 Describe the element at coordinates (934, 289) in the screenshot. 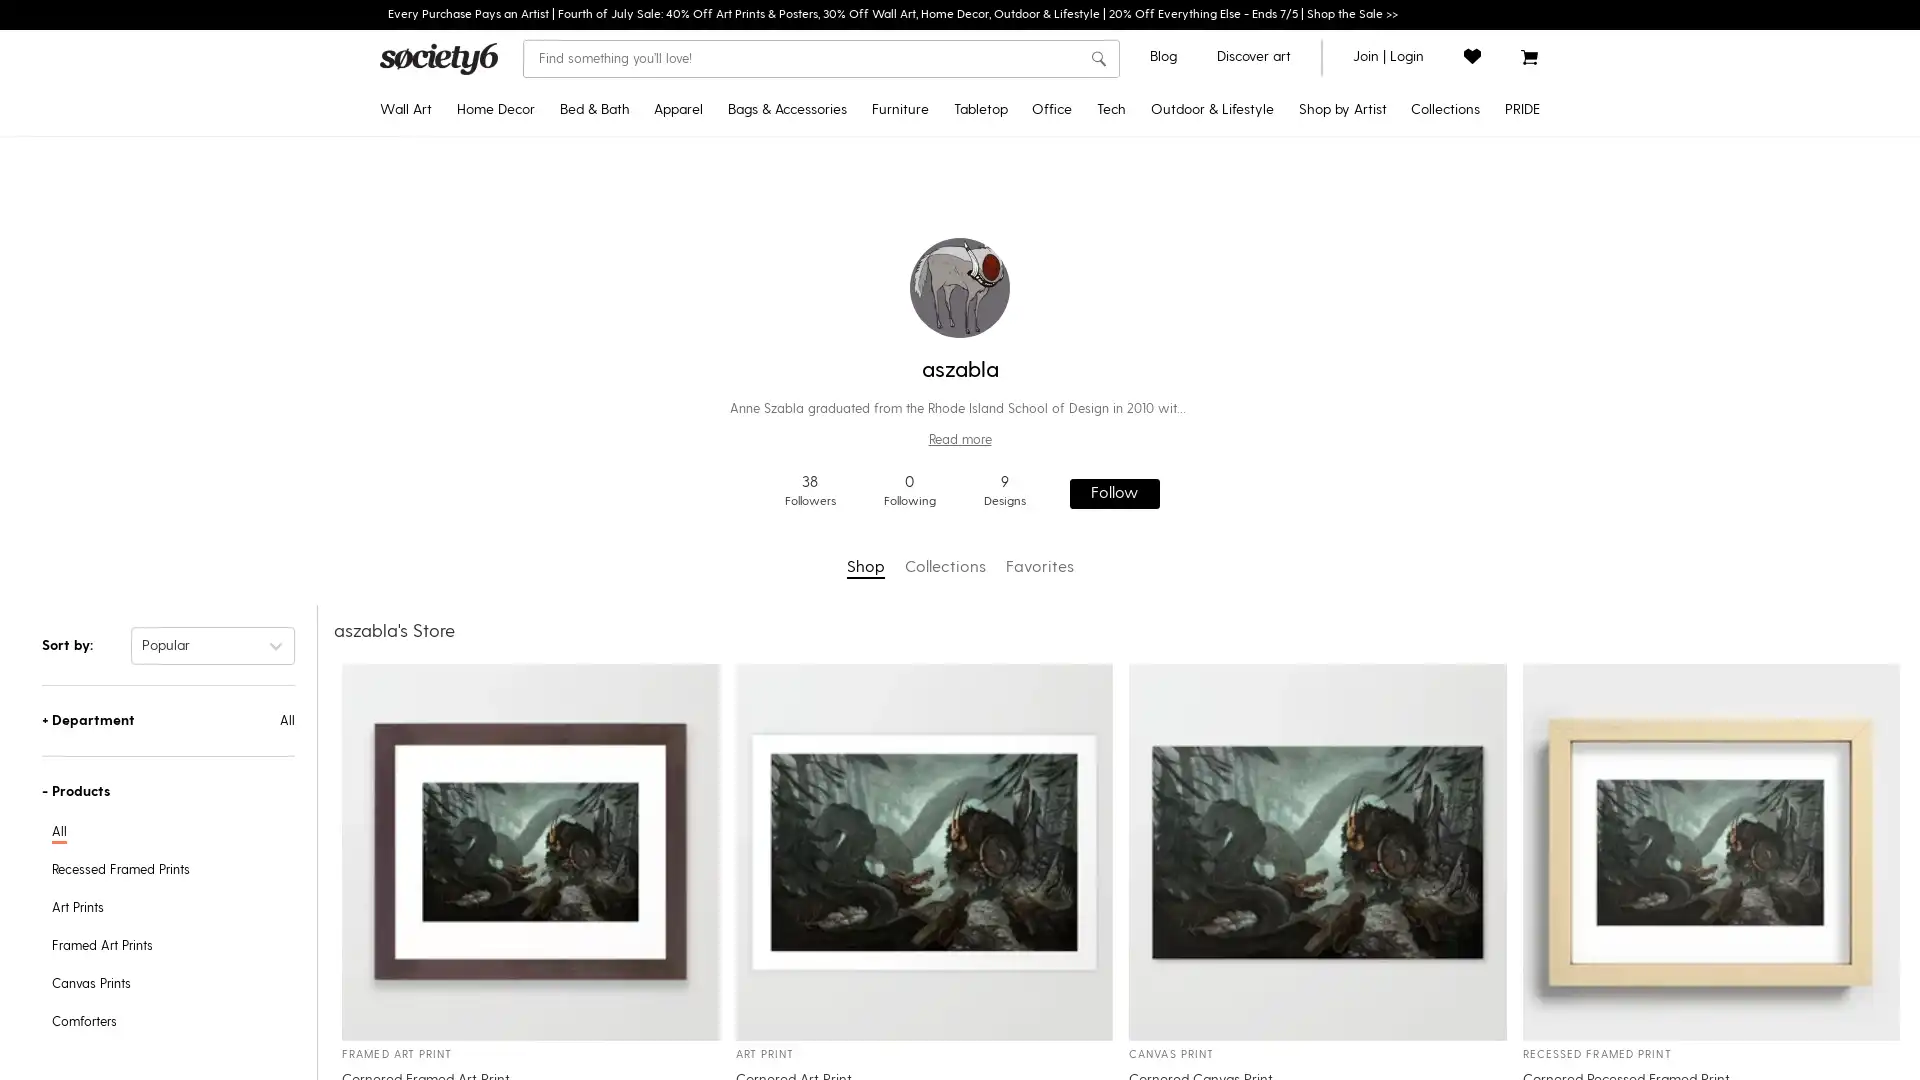

I see `Side Tables` at that location.